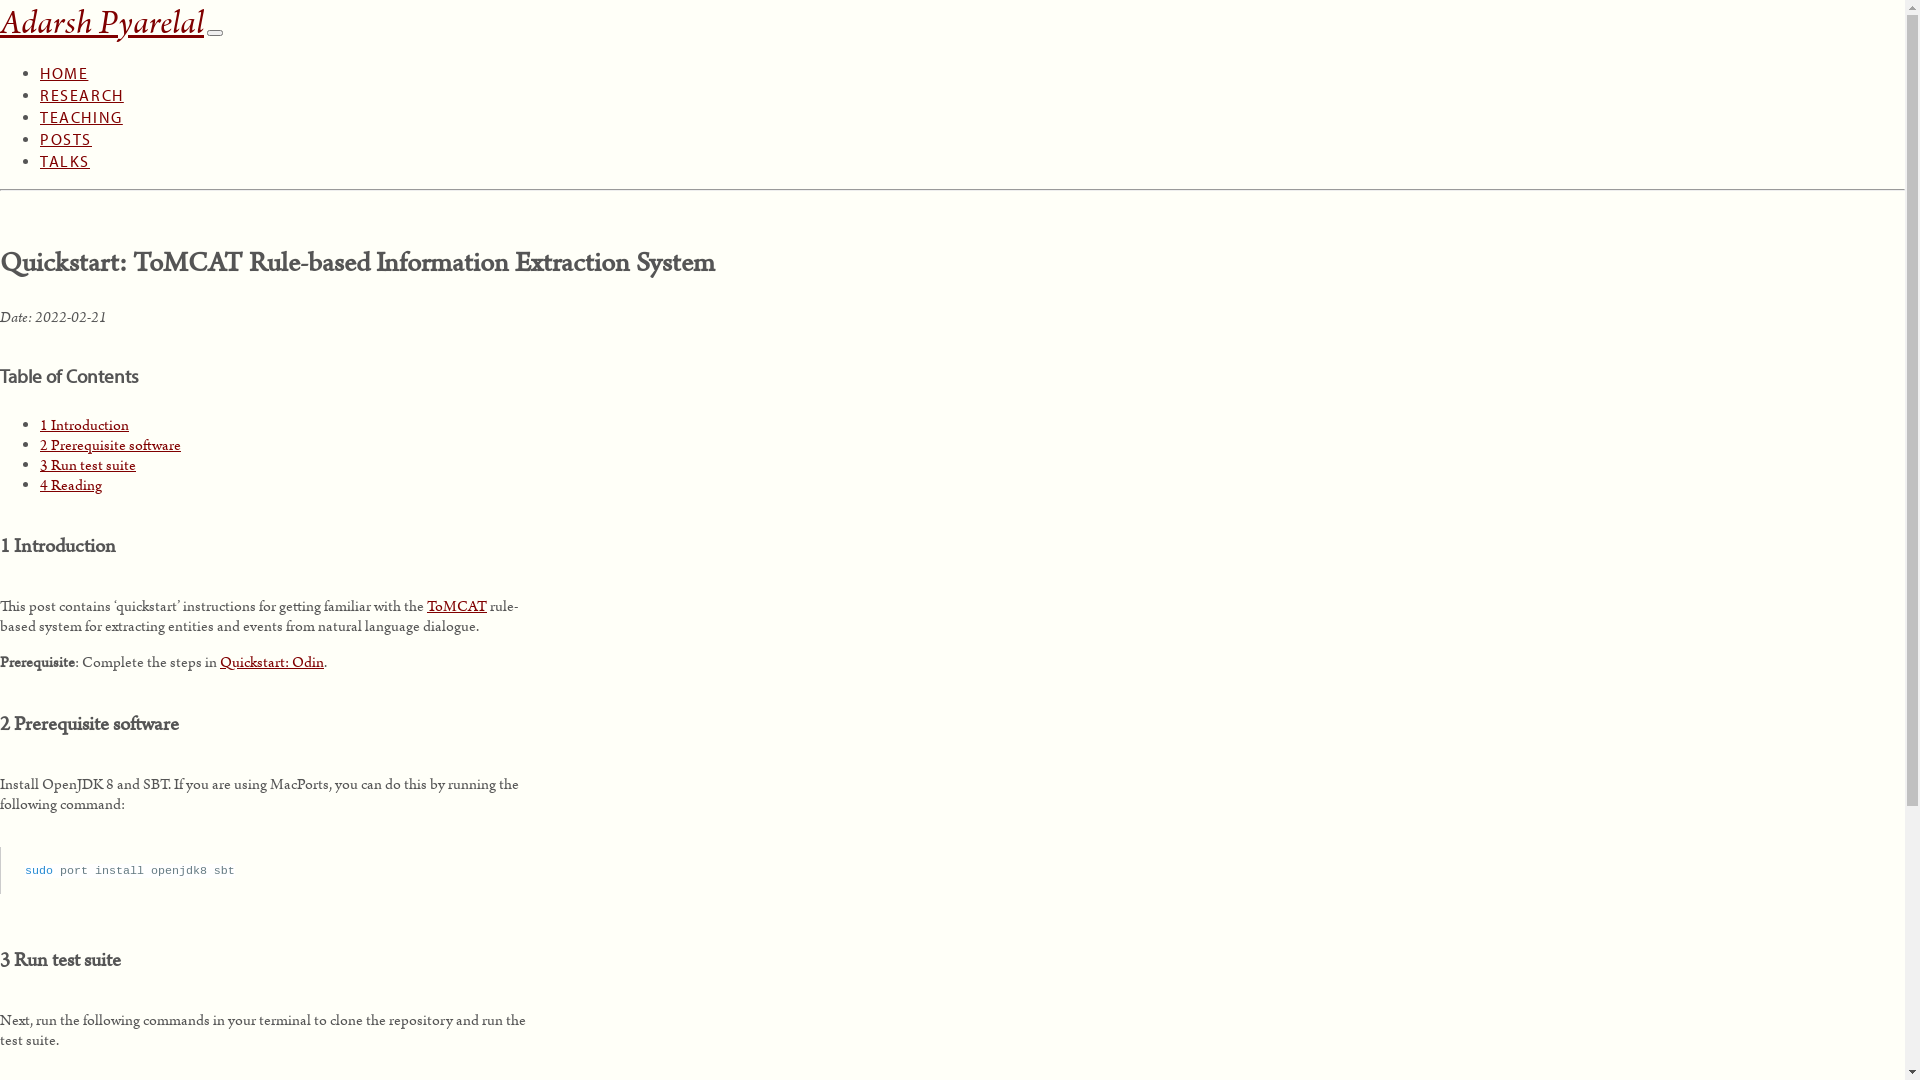 The image size is (1920, 1080). What do you see at coordinates (39, 423) in the screenshot?
I see `'1 Introduction'` at bounding box center [39, 423].